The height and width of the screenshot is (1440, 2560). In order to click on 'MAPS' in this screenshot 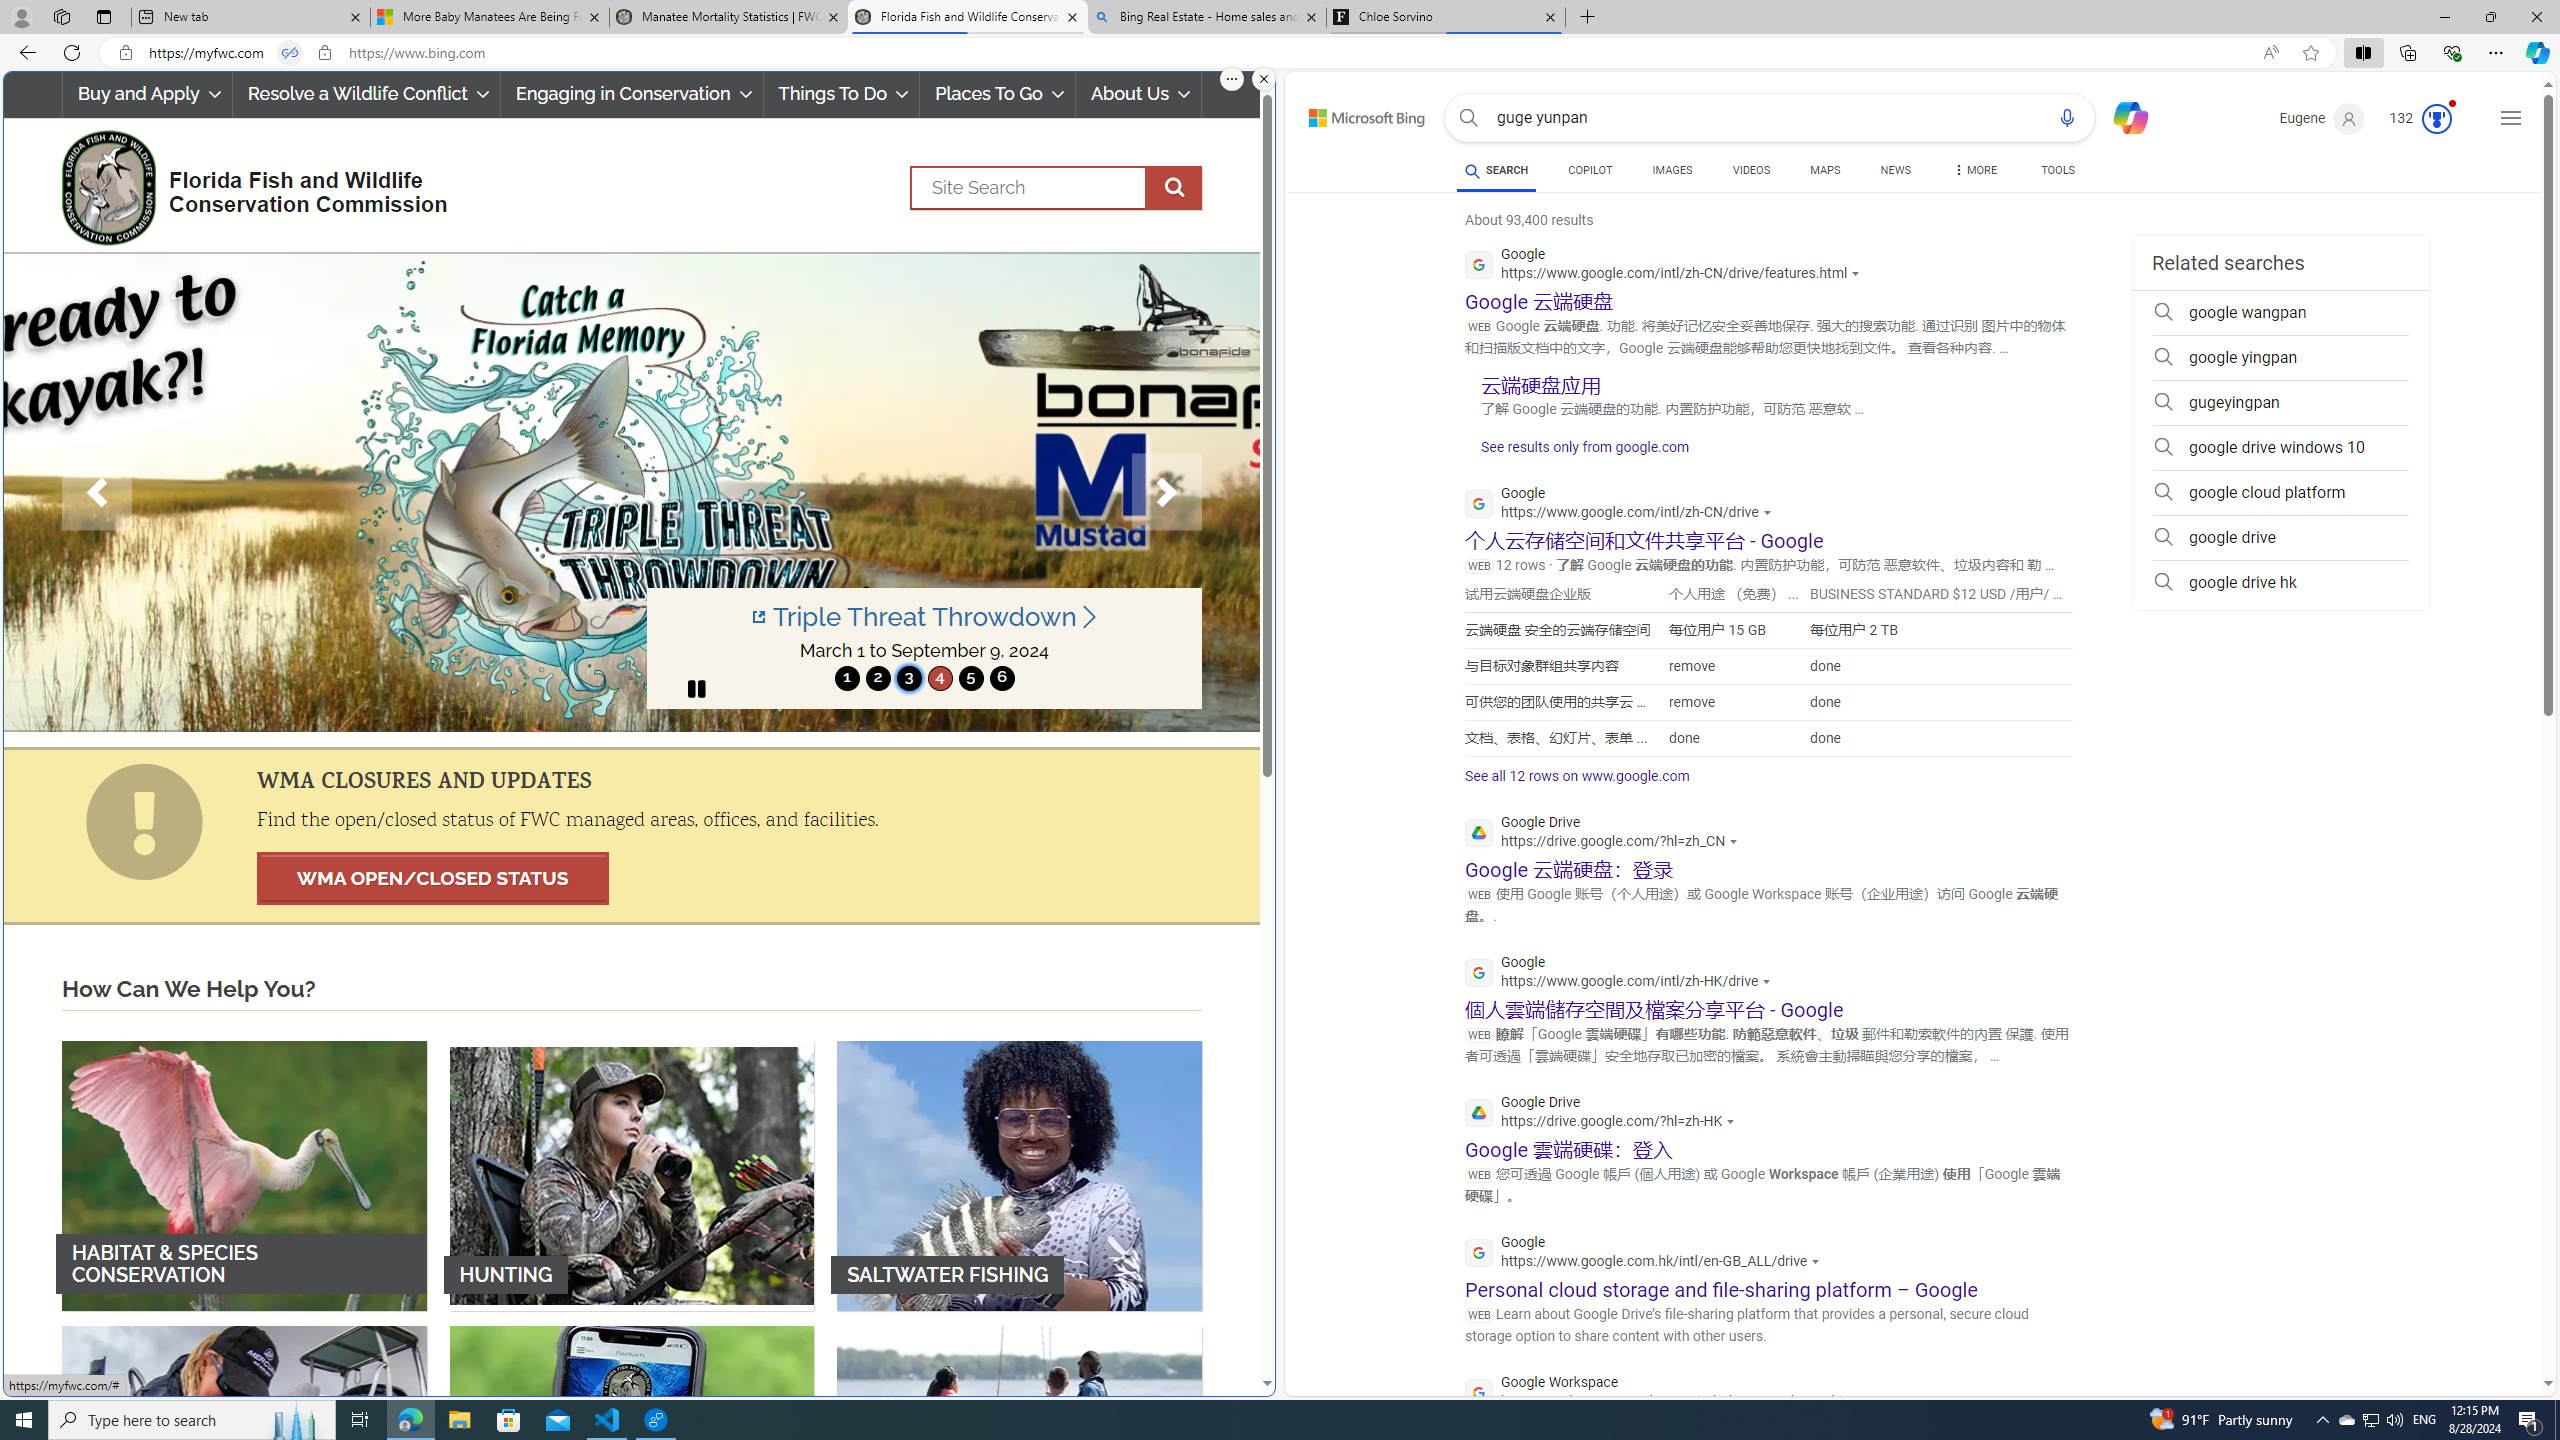, I will do `click(1825, 169)`.